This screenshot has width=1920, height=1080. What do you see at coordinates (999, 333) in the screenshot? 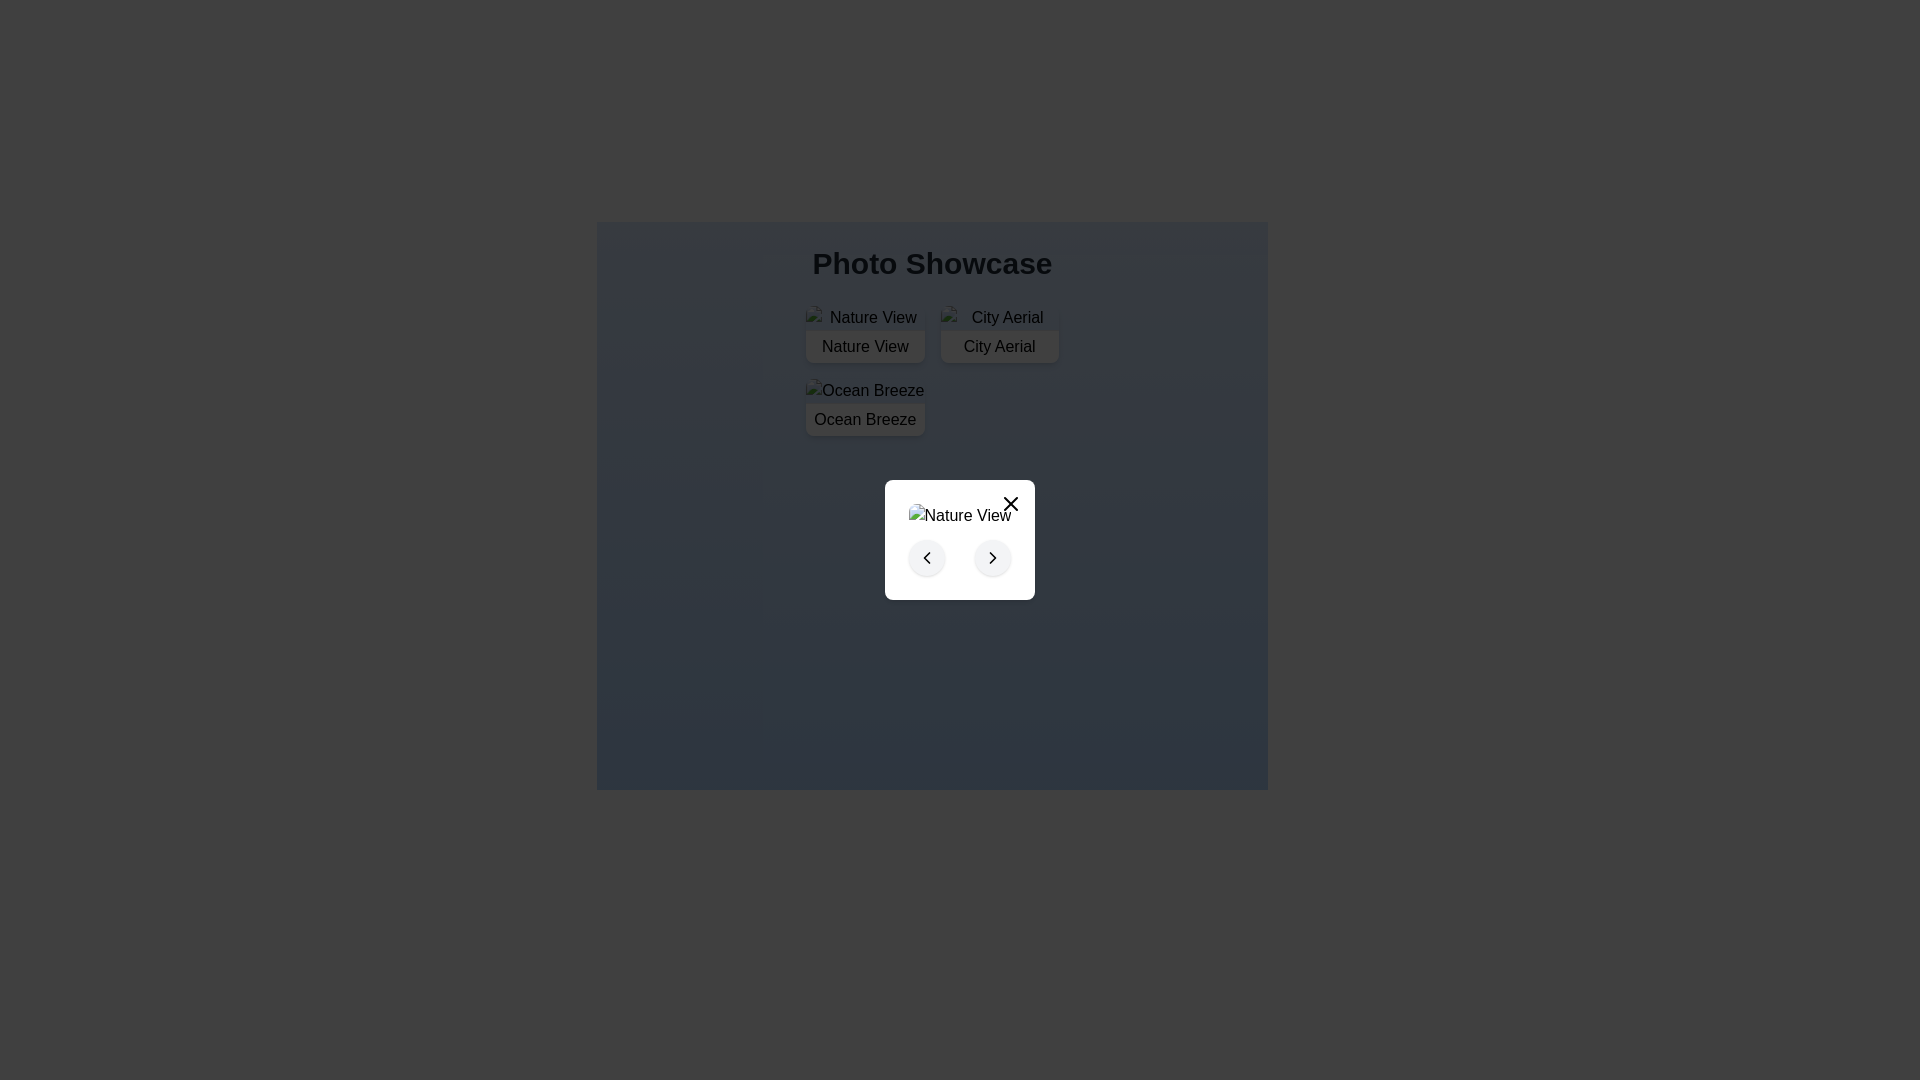
I see `the second interactive card in the grid layout, which is themed 'City Aerial', to trigger hover effects` at bounding box center [999, 333].